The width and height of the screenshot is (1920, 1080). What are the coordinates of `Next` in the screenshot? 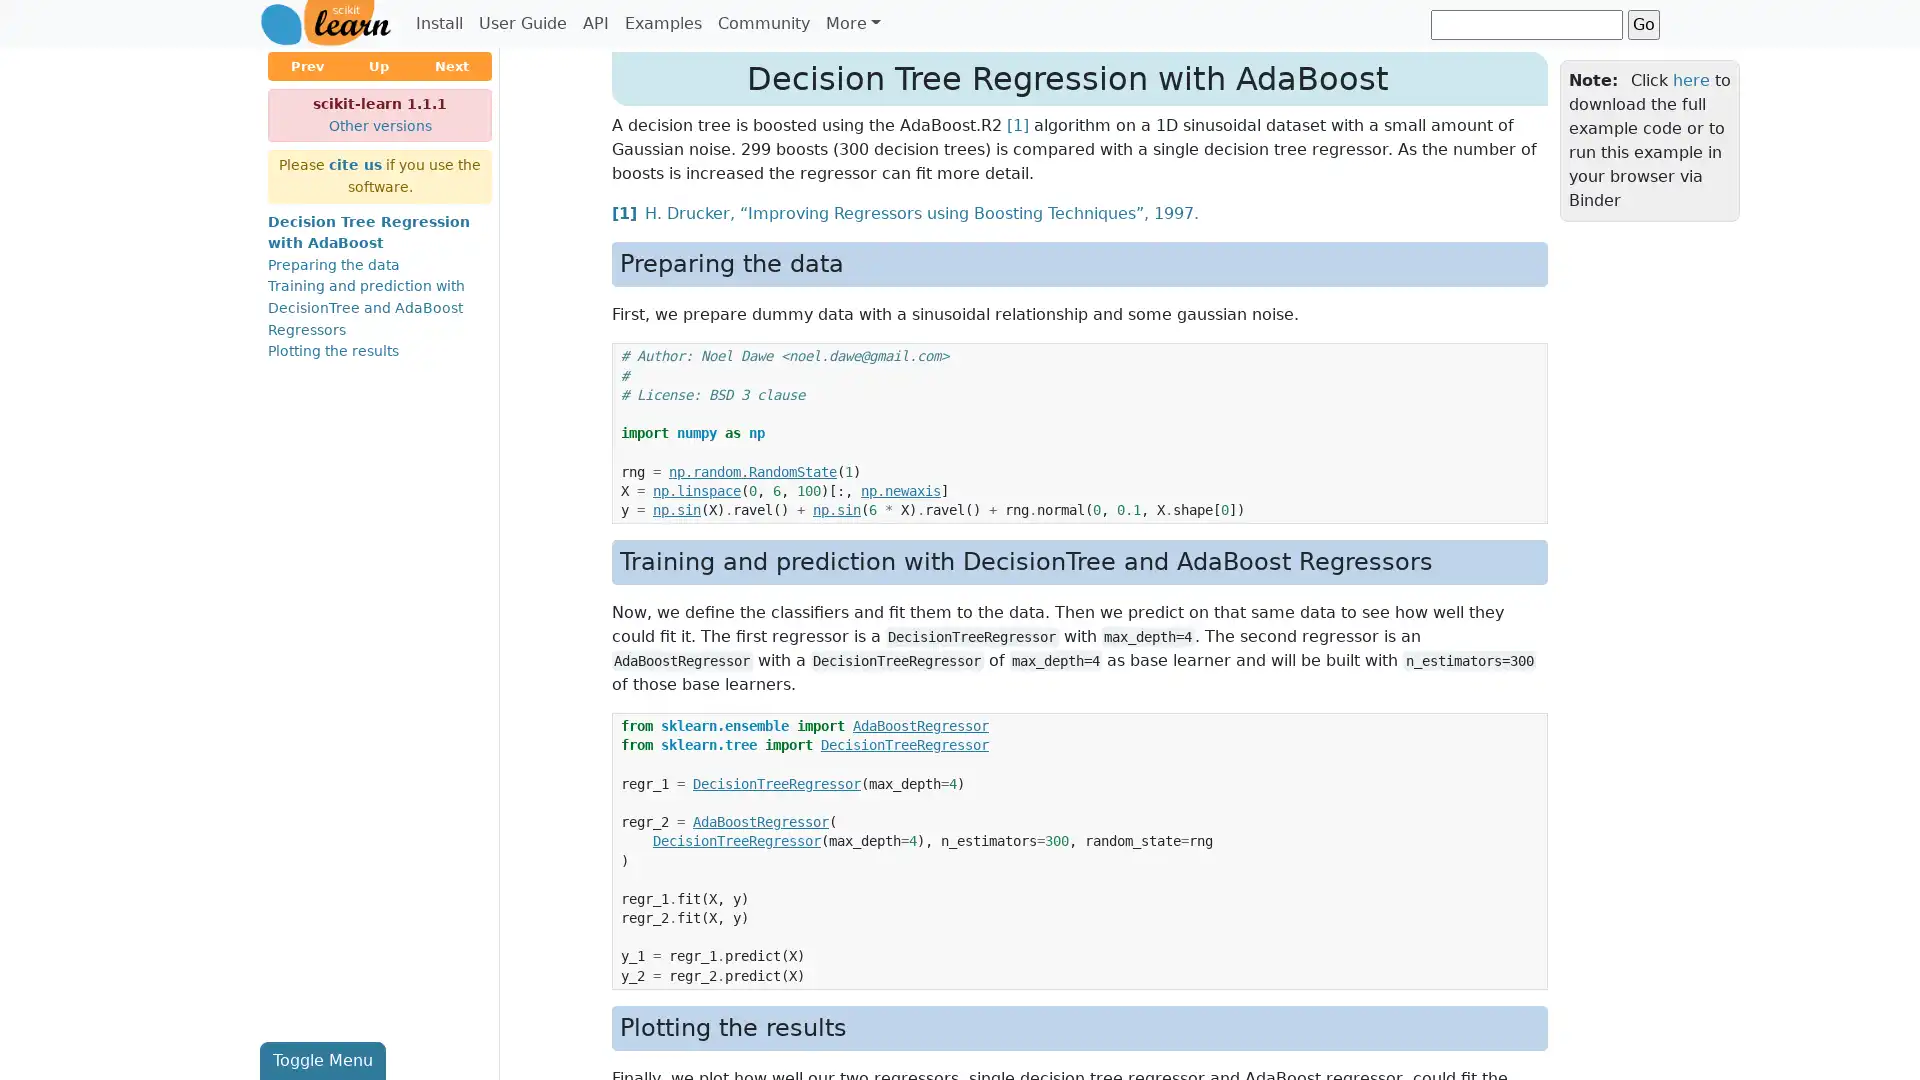 It's located at (450, 65).